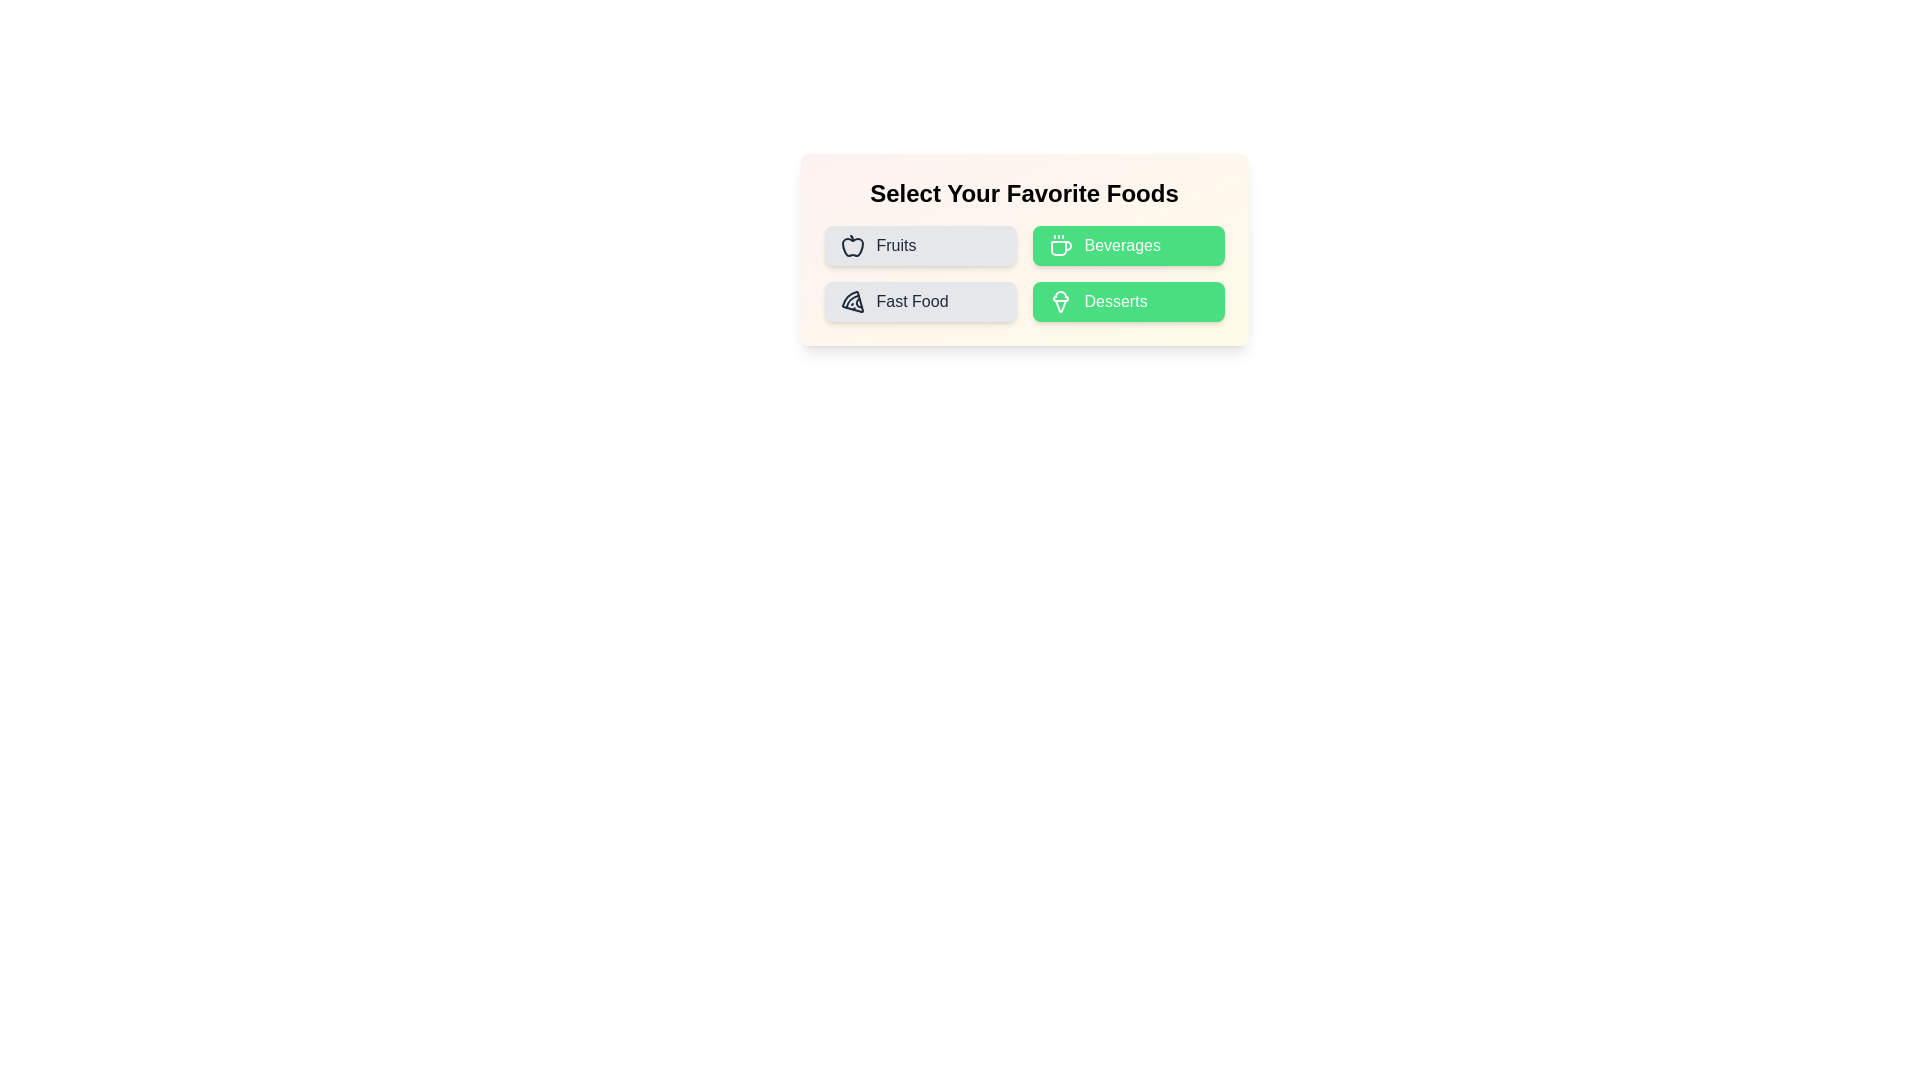 This screenshot has height=1080, width=1920. What do you see at coordinates (1128, 301) in the screenshot?
I see `the food category Desserts by clicking its corresponding button` at bounding box center [1128, 301].